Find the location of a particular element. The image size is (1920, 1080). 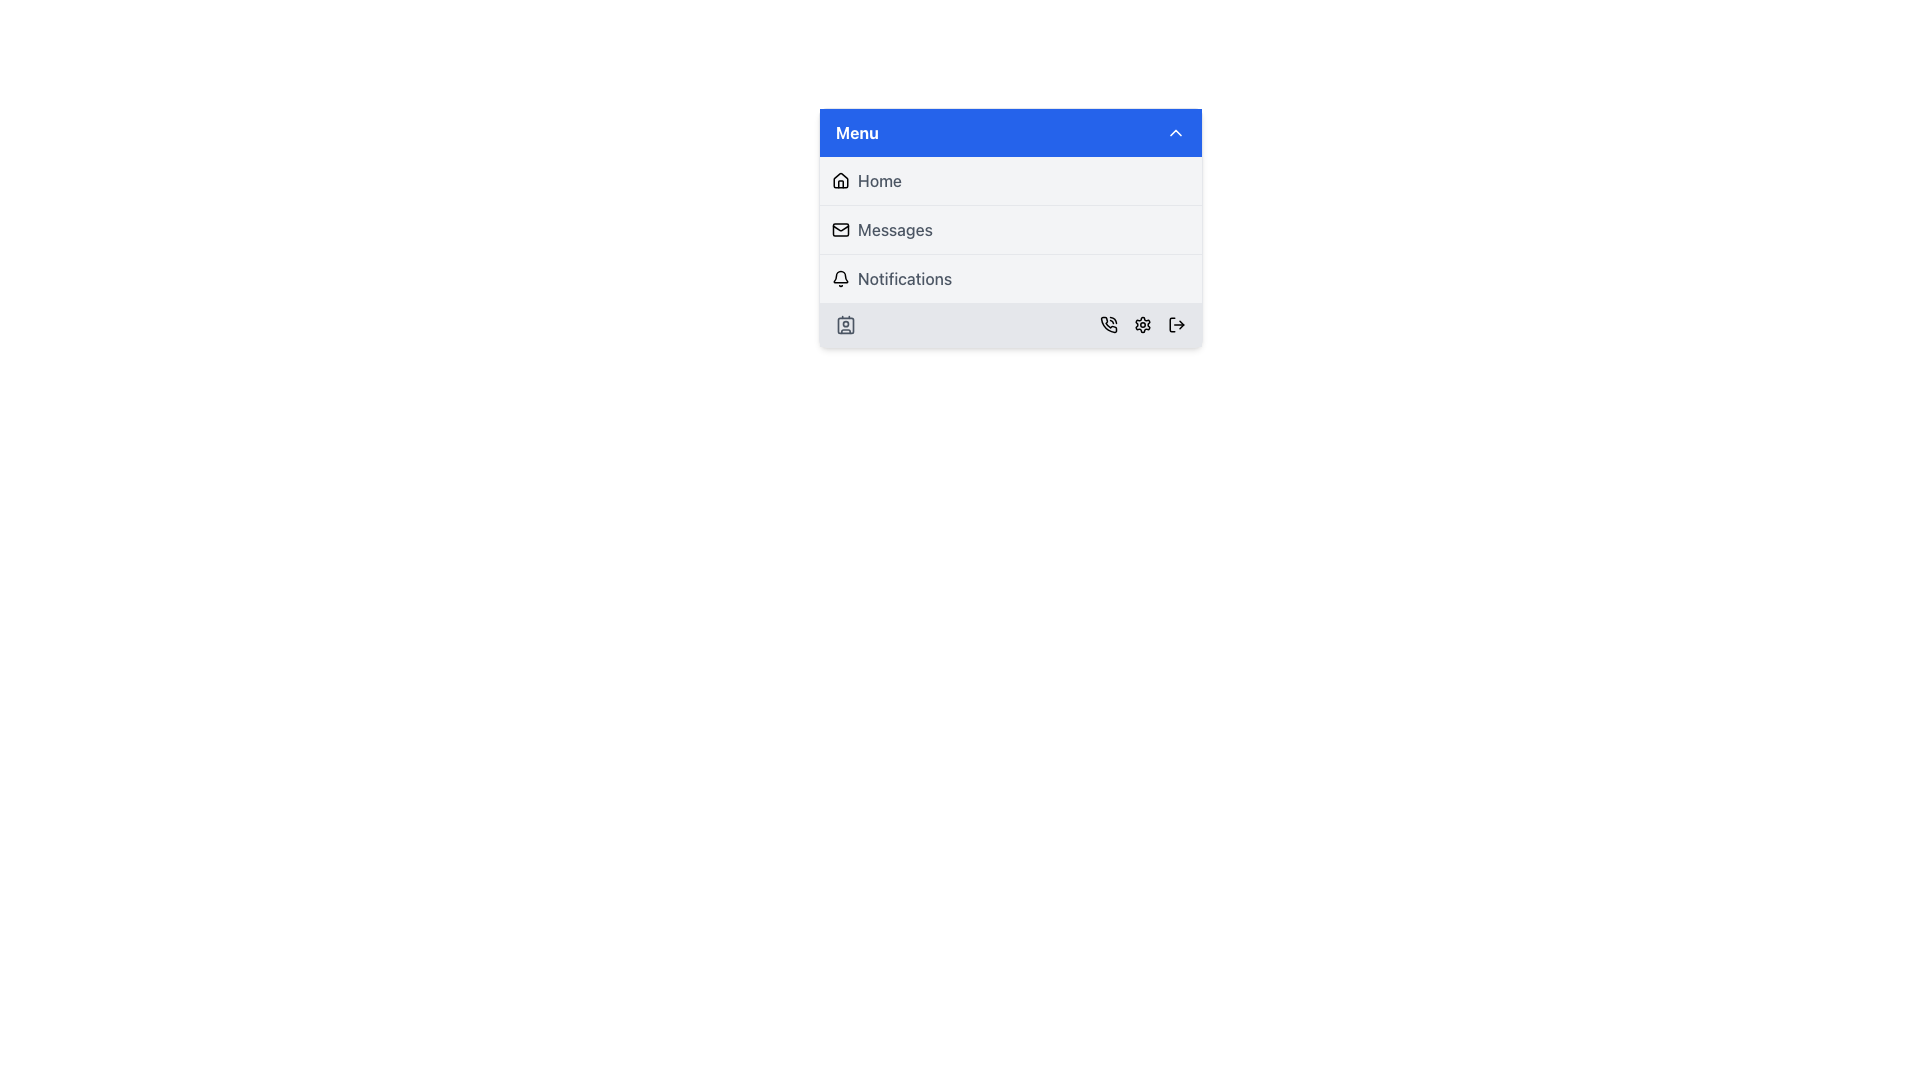

the notifications menu option, which is the third item in the vertical menu below 'Messages' is located at coordinates (1011, 278).